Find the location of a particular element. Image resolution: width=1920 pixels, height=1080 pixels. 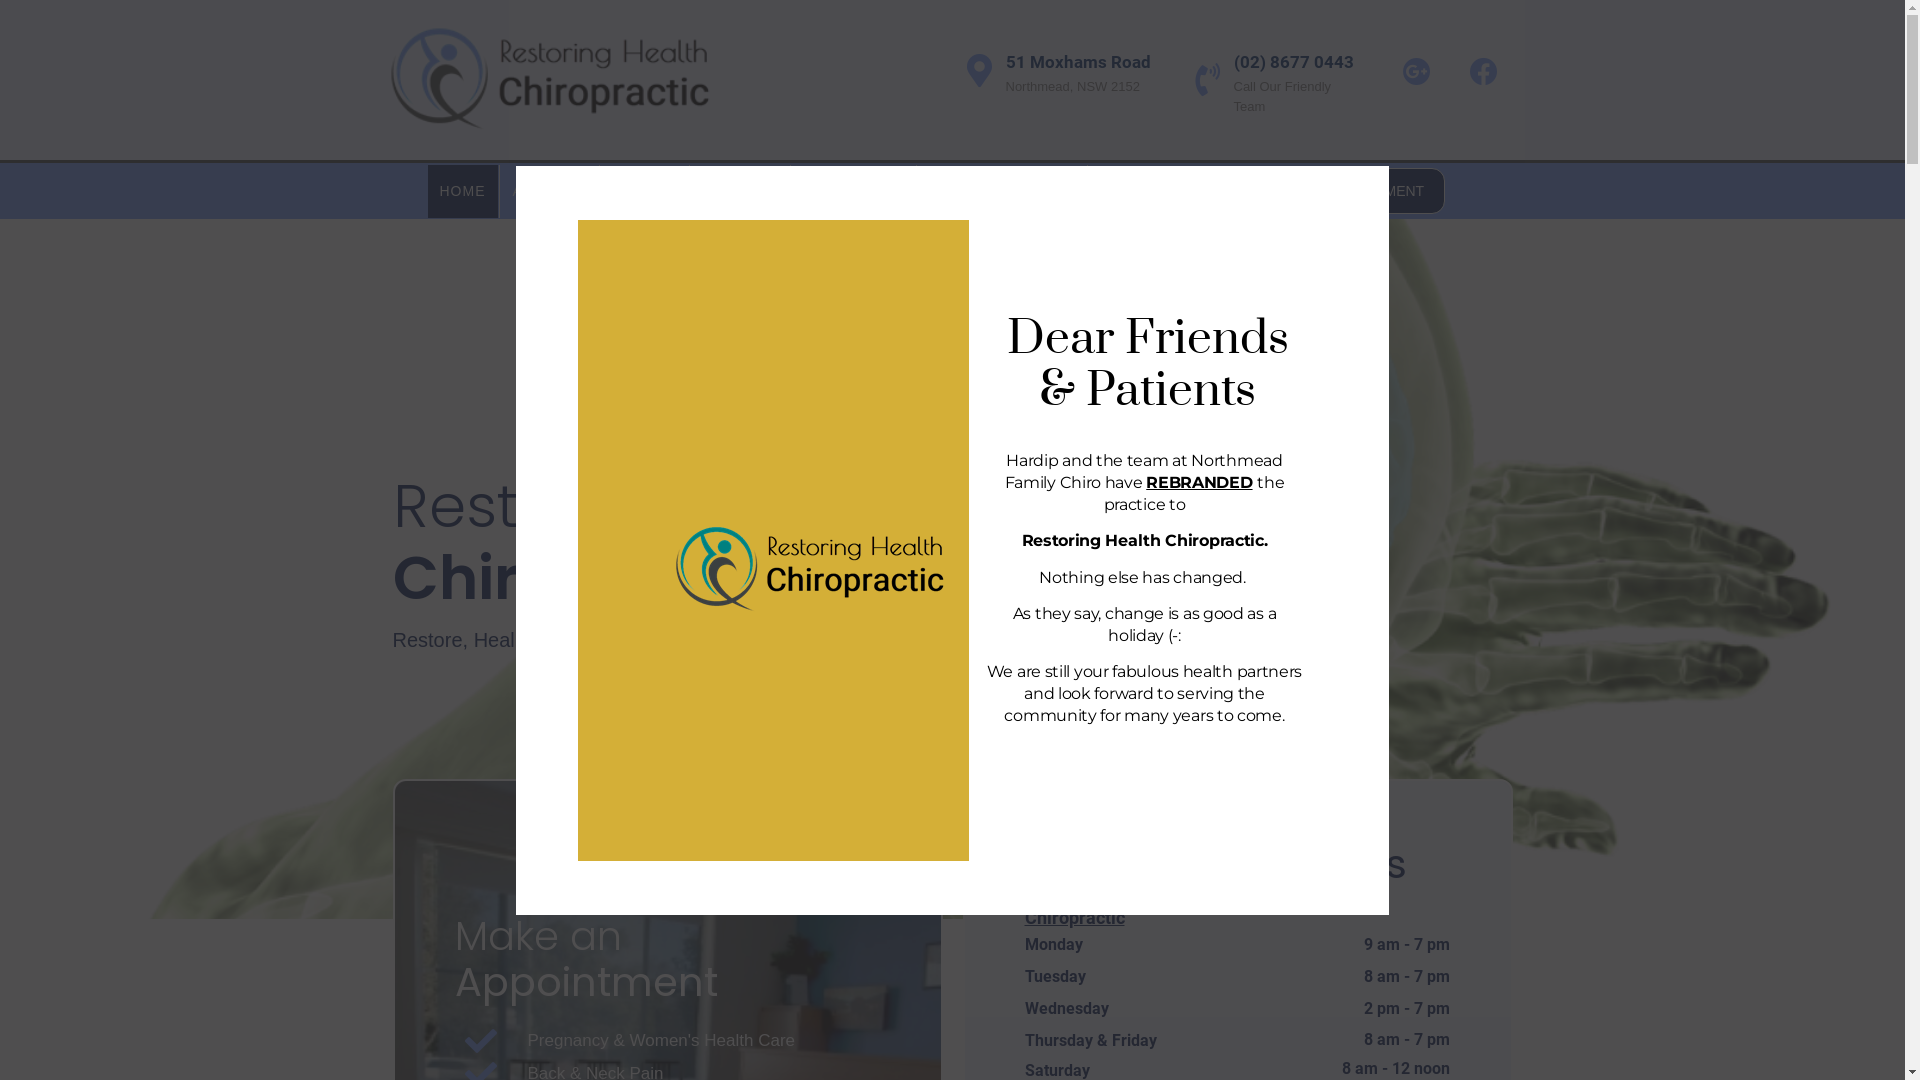

'HOME' is located at coordinates (461, 190).